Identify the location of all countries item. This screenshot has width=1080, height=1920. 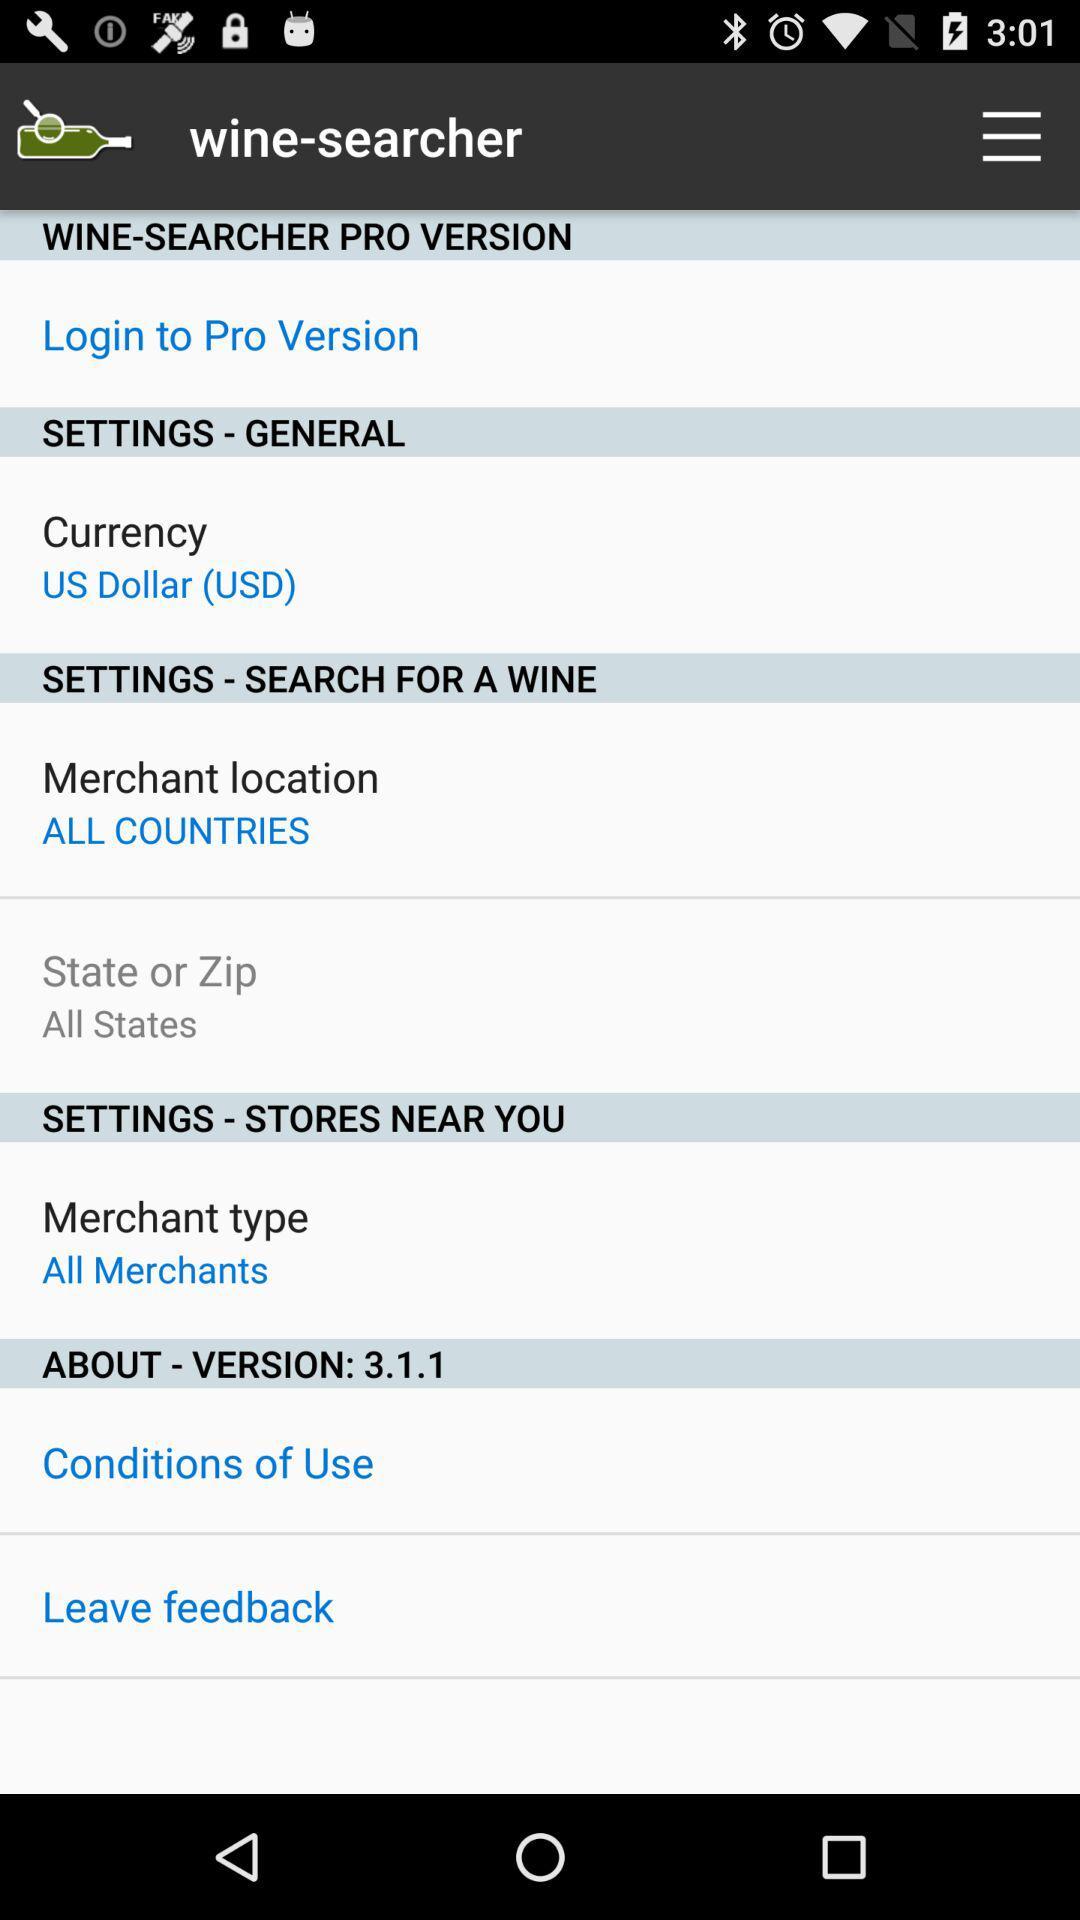
(174, 829).